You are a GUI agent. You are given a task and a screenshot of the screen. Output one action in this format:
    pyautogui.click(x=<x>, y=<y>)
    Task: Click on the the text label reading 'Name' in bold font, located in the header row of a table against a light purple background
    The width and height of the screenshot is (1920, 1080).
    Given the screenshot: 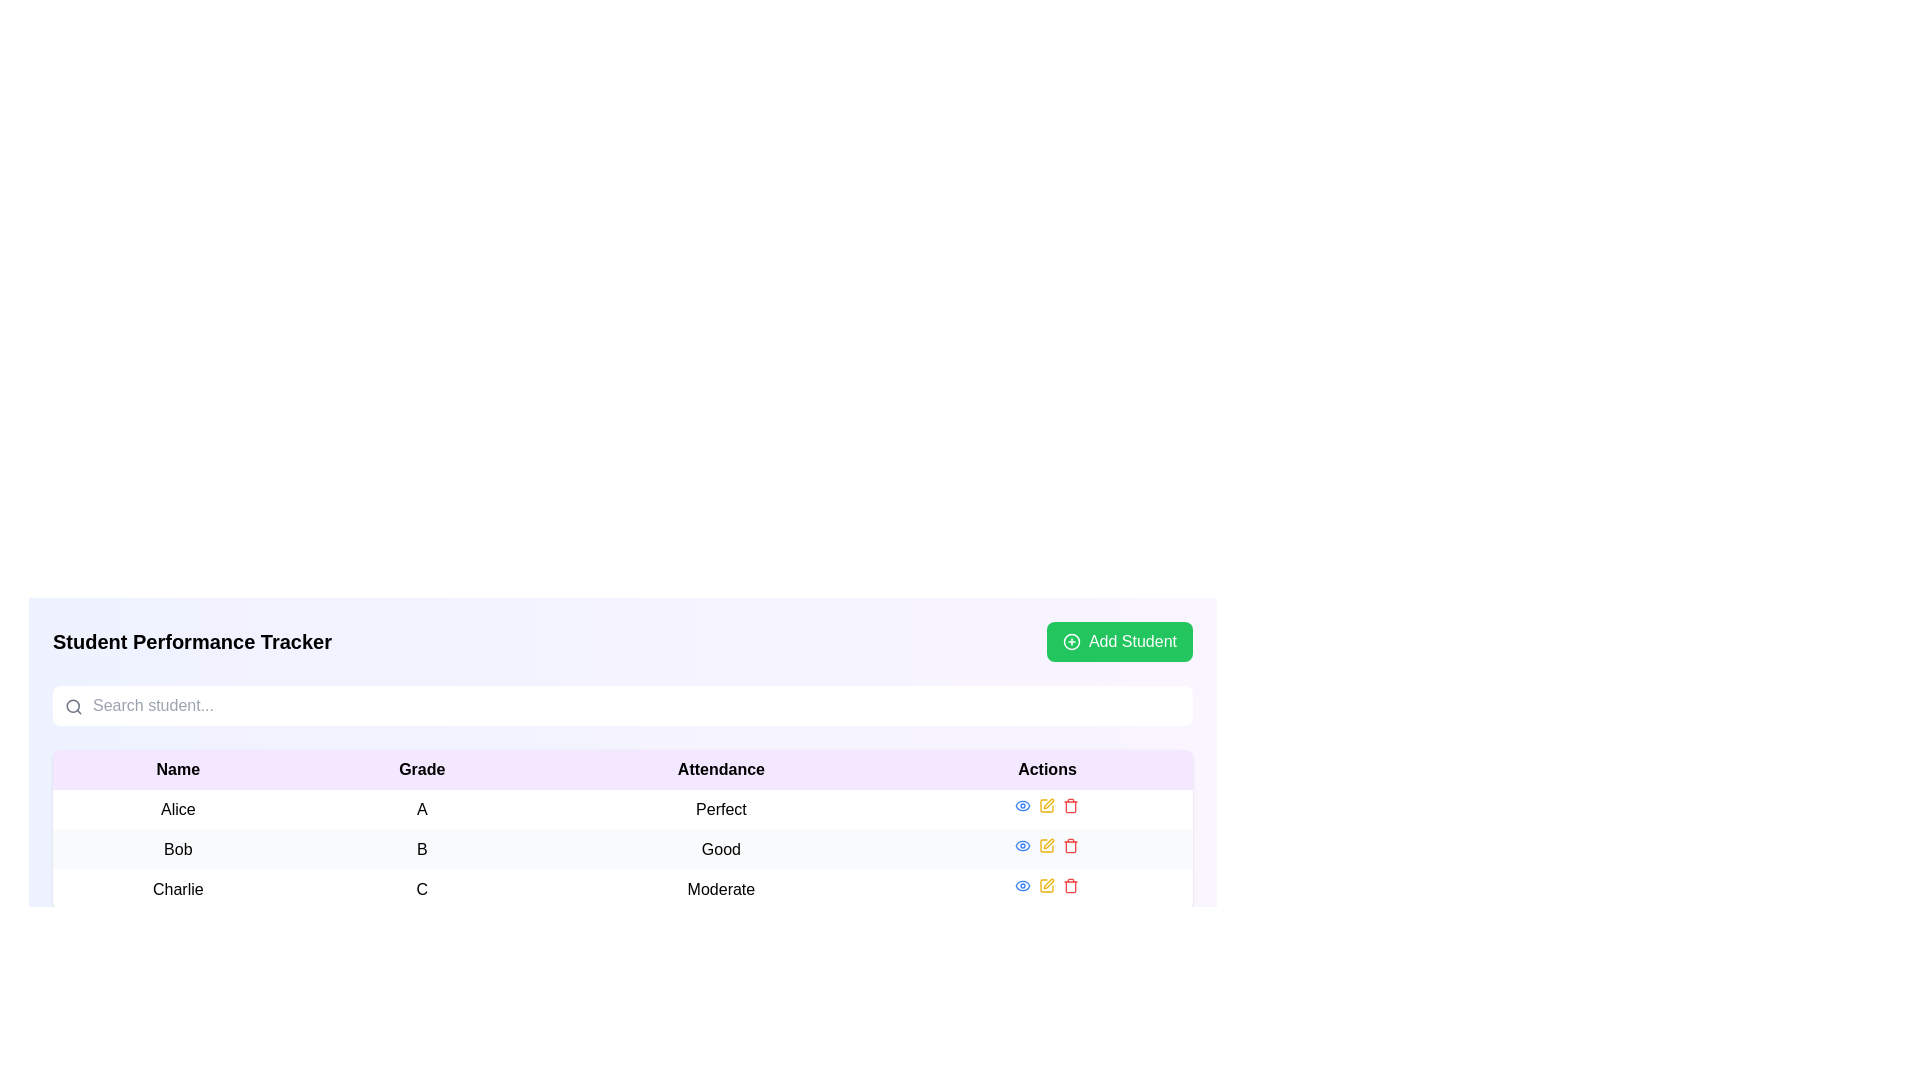 What is the action you would take?
    pyautogui.click(x=178, y=769)
    